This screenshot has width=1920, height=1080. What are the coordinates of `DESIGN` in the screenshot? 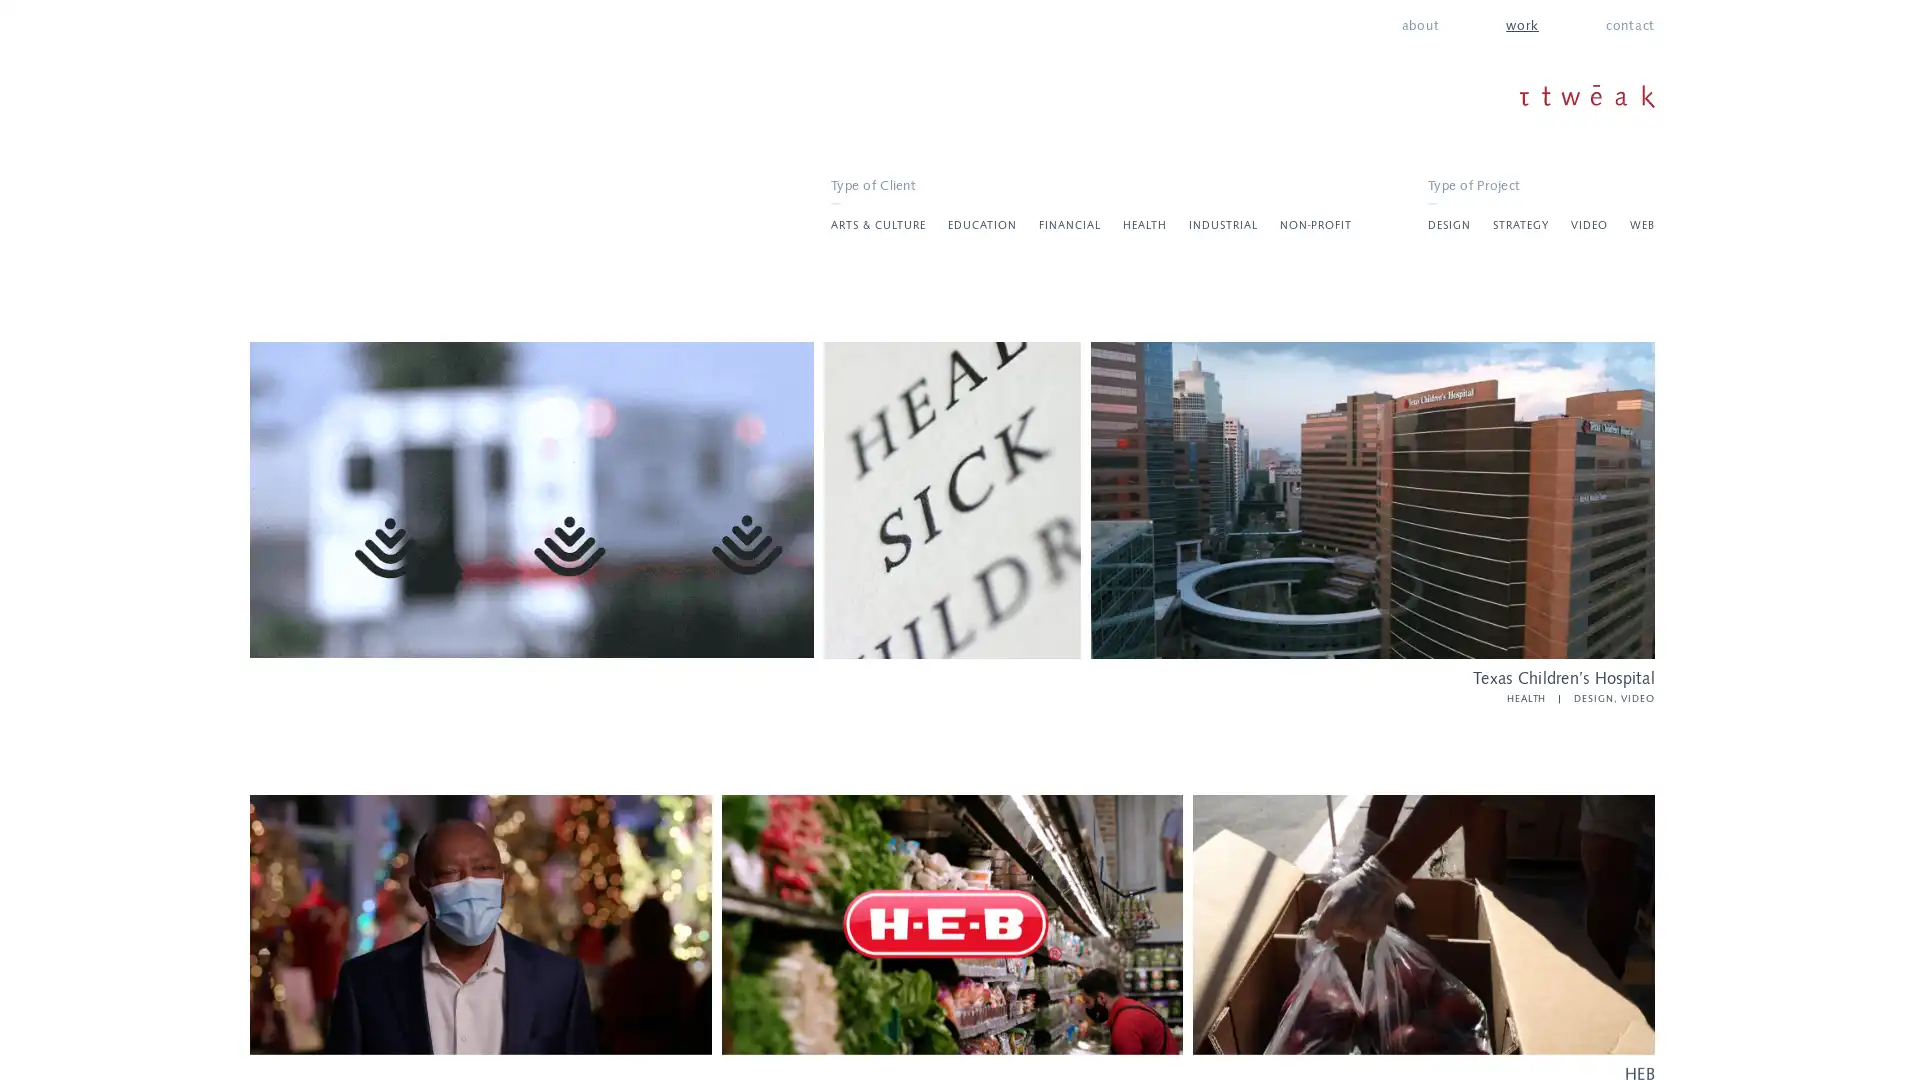 It's located at (1449, 225).